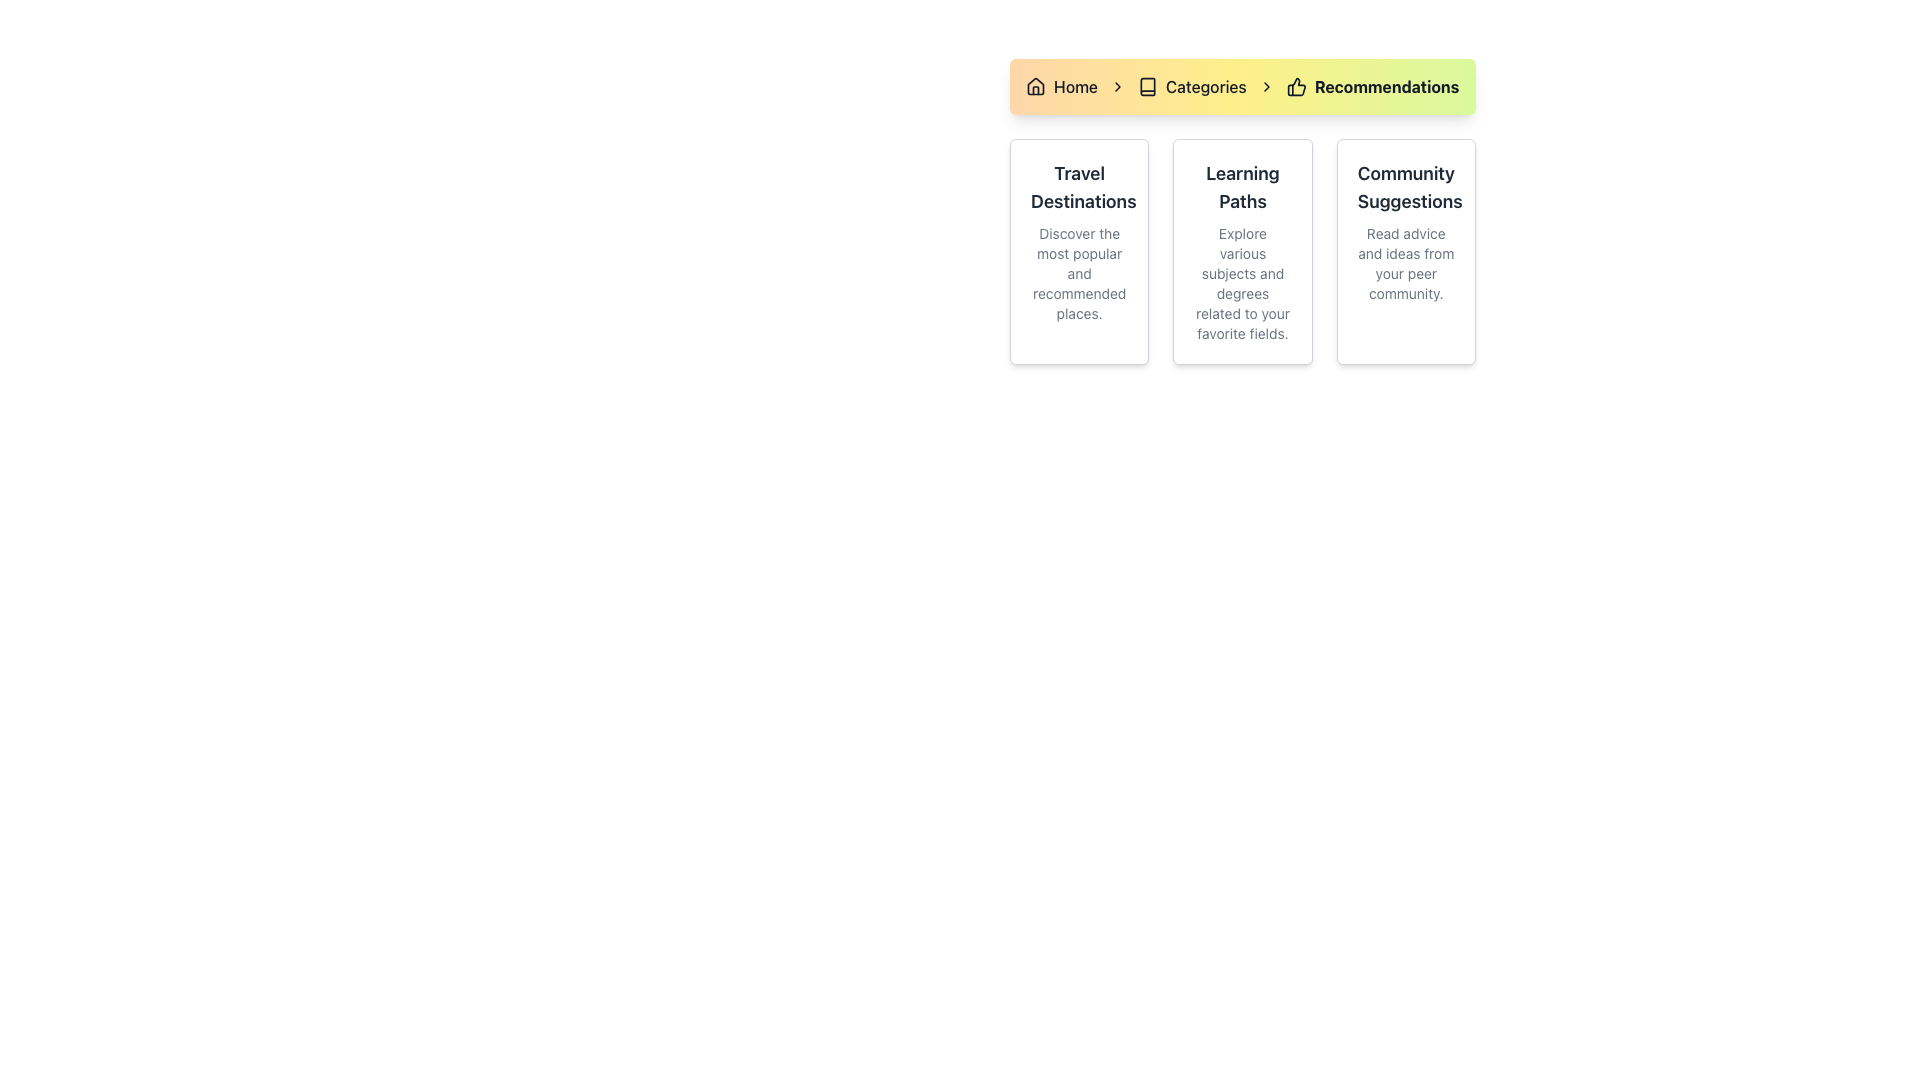 The height and width of the screenshot is (1080, 1920). Describe the element at coordinates (1192, 86) in the screenshot. I see `the 'Categories' navigation link, which features an open book icon followed by bold text, located between 'Home' and 'Recommendations' in the top navigation section` at that location.